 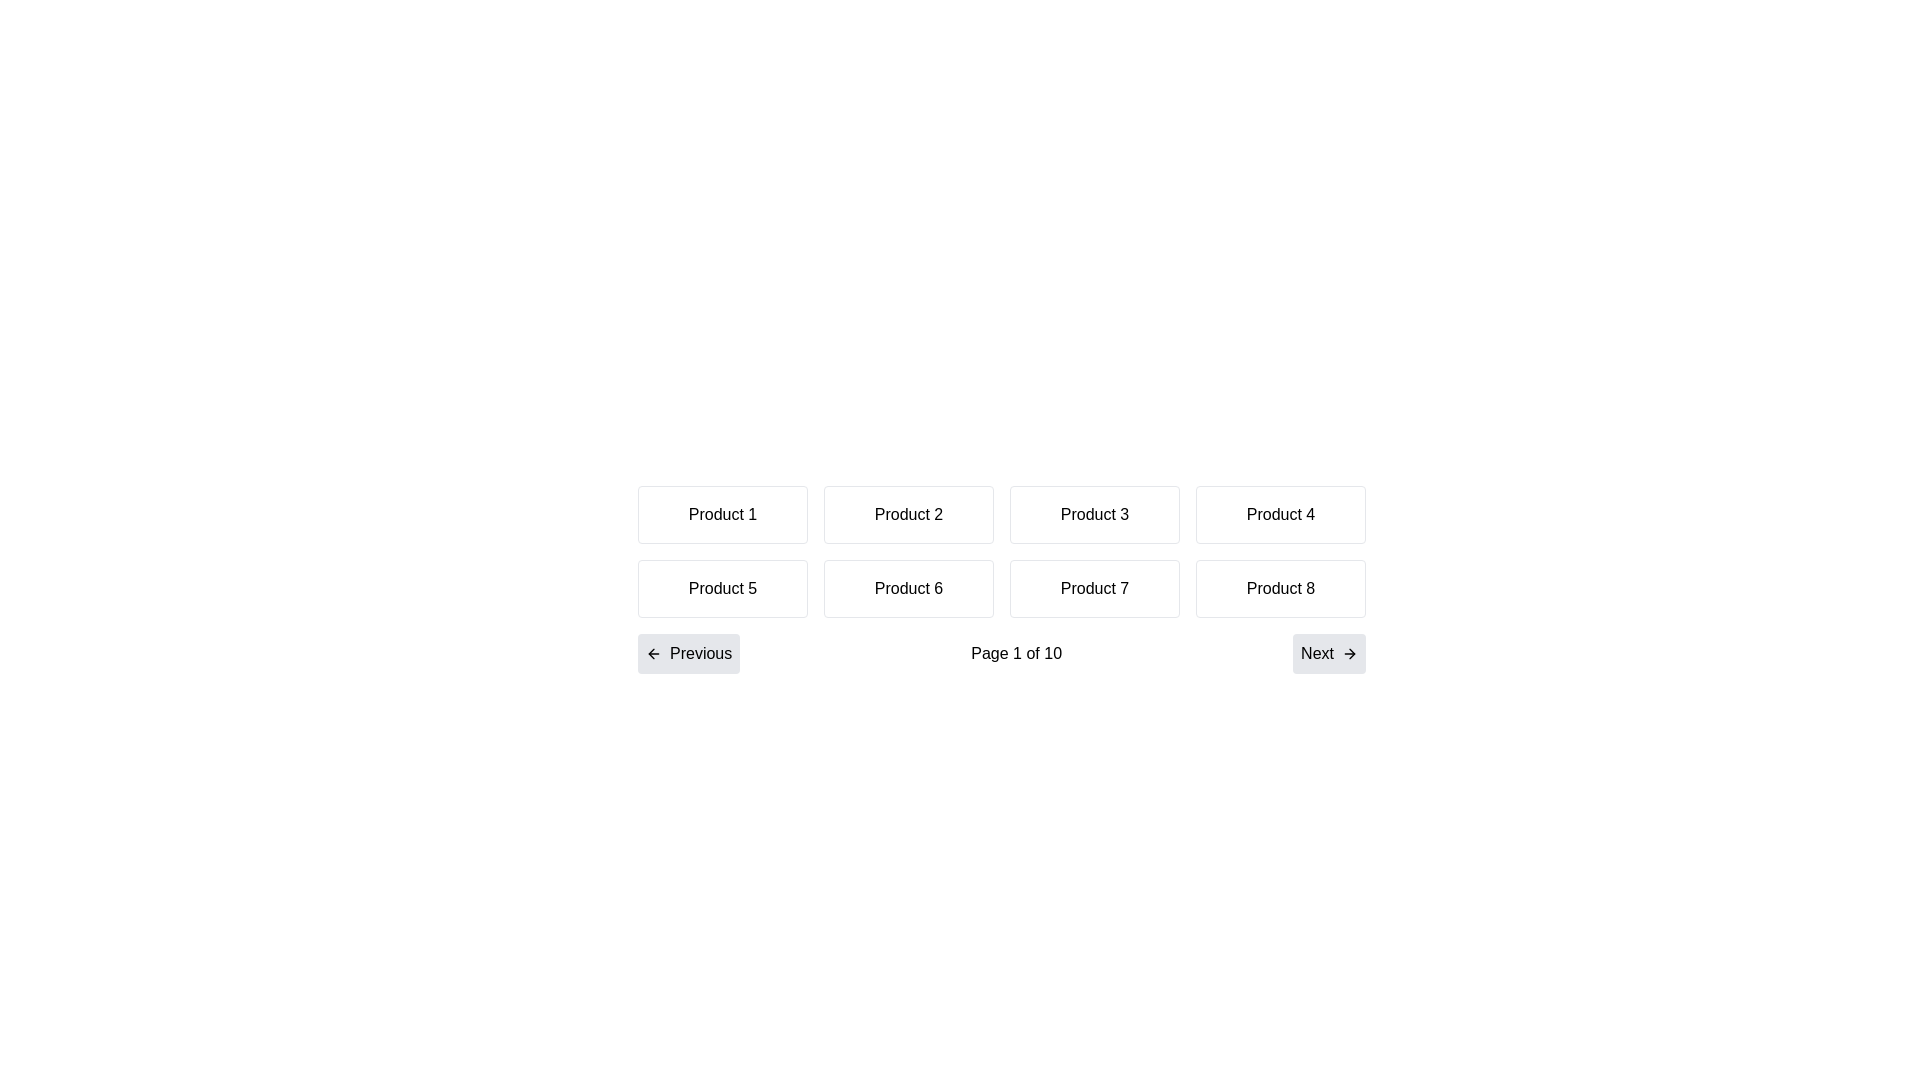 I want to click on the static text label that indicates the current page number and total number of pages, located in the middle of the navigation bar between the 'Previous' and 'Next' buttons, so click(x=1016, y=654).